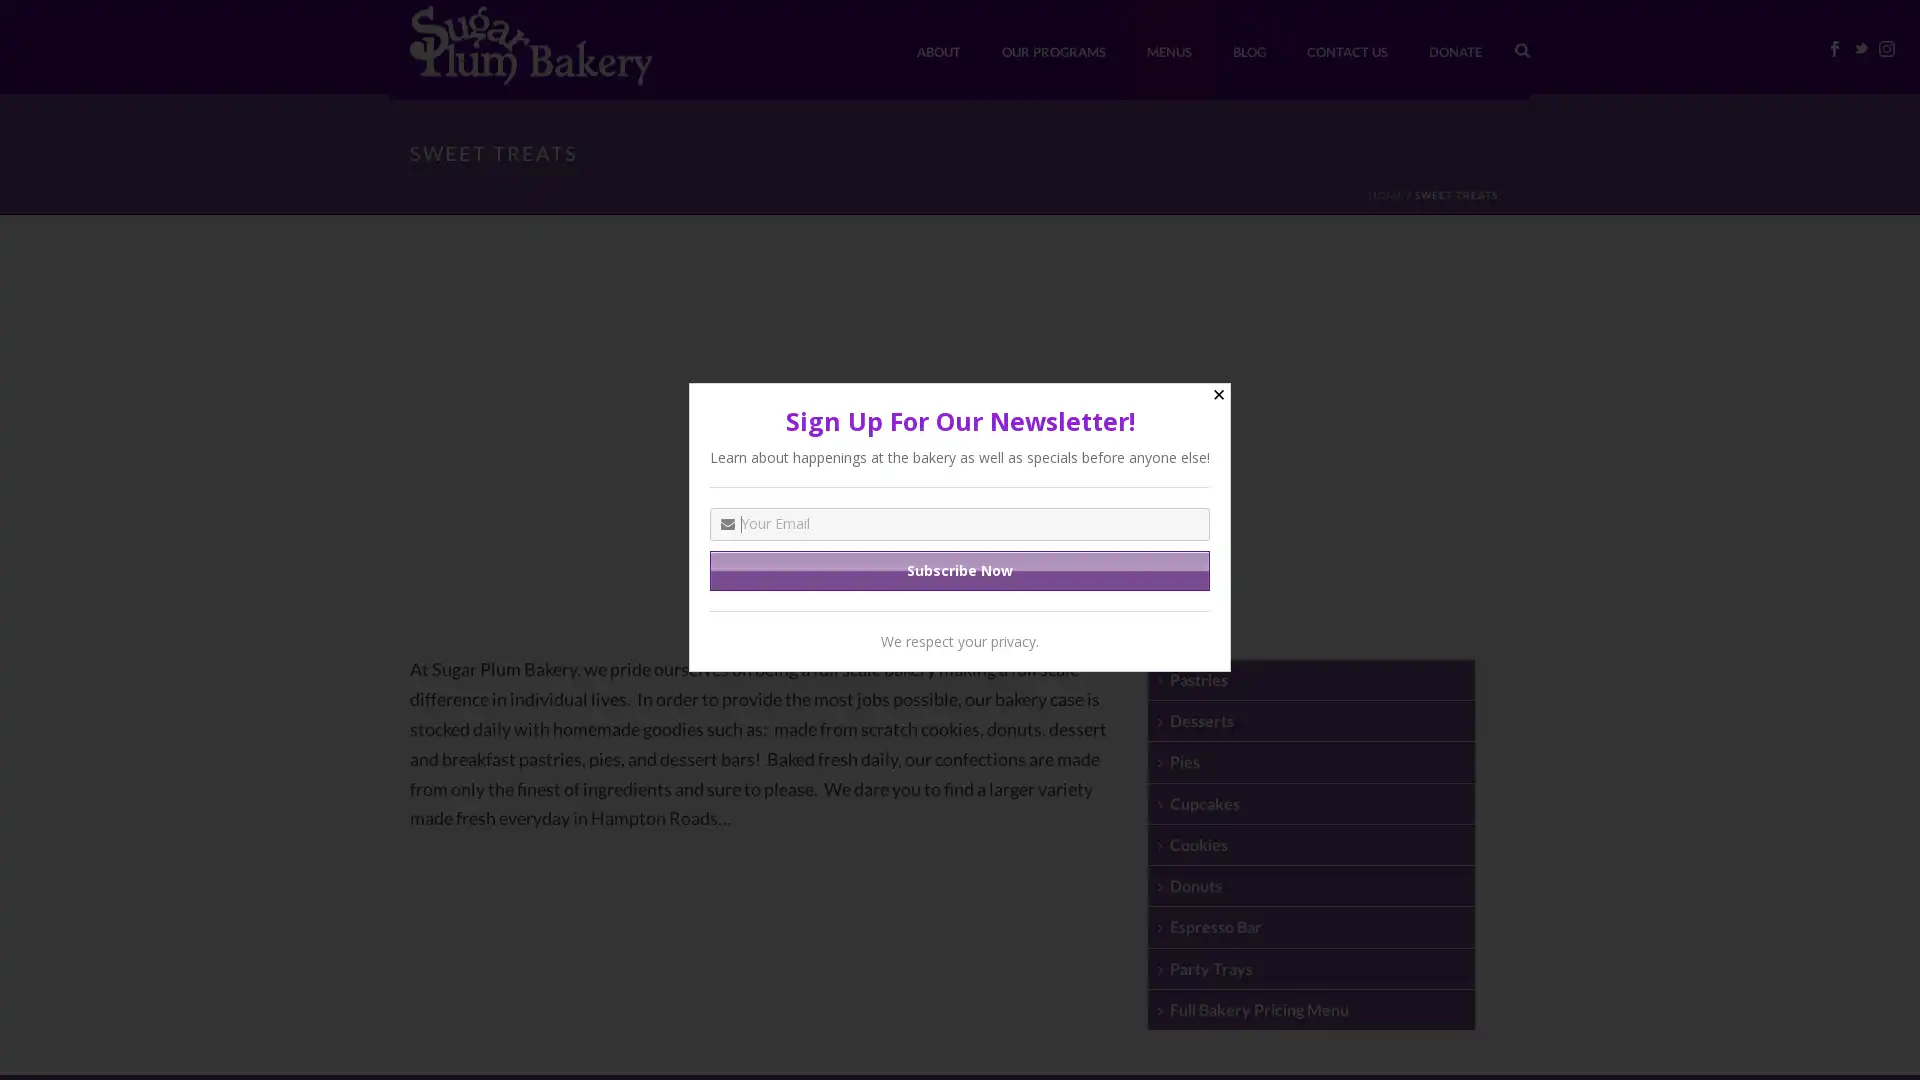  What do you see at coordinates (1217, 395) in the screenshot?
I see `Close` at bounding box center [1217, 395].